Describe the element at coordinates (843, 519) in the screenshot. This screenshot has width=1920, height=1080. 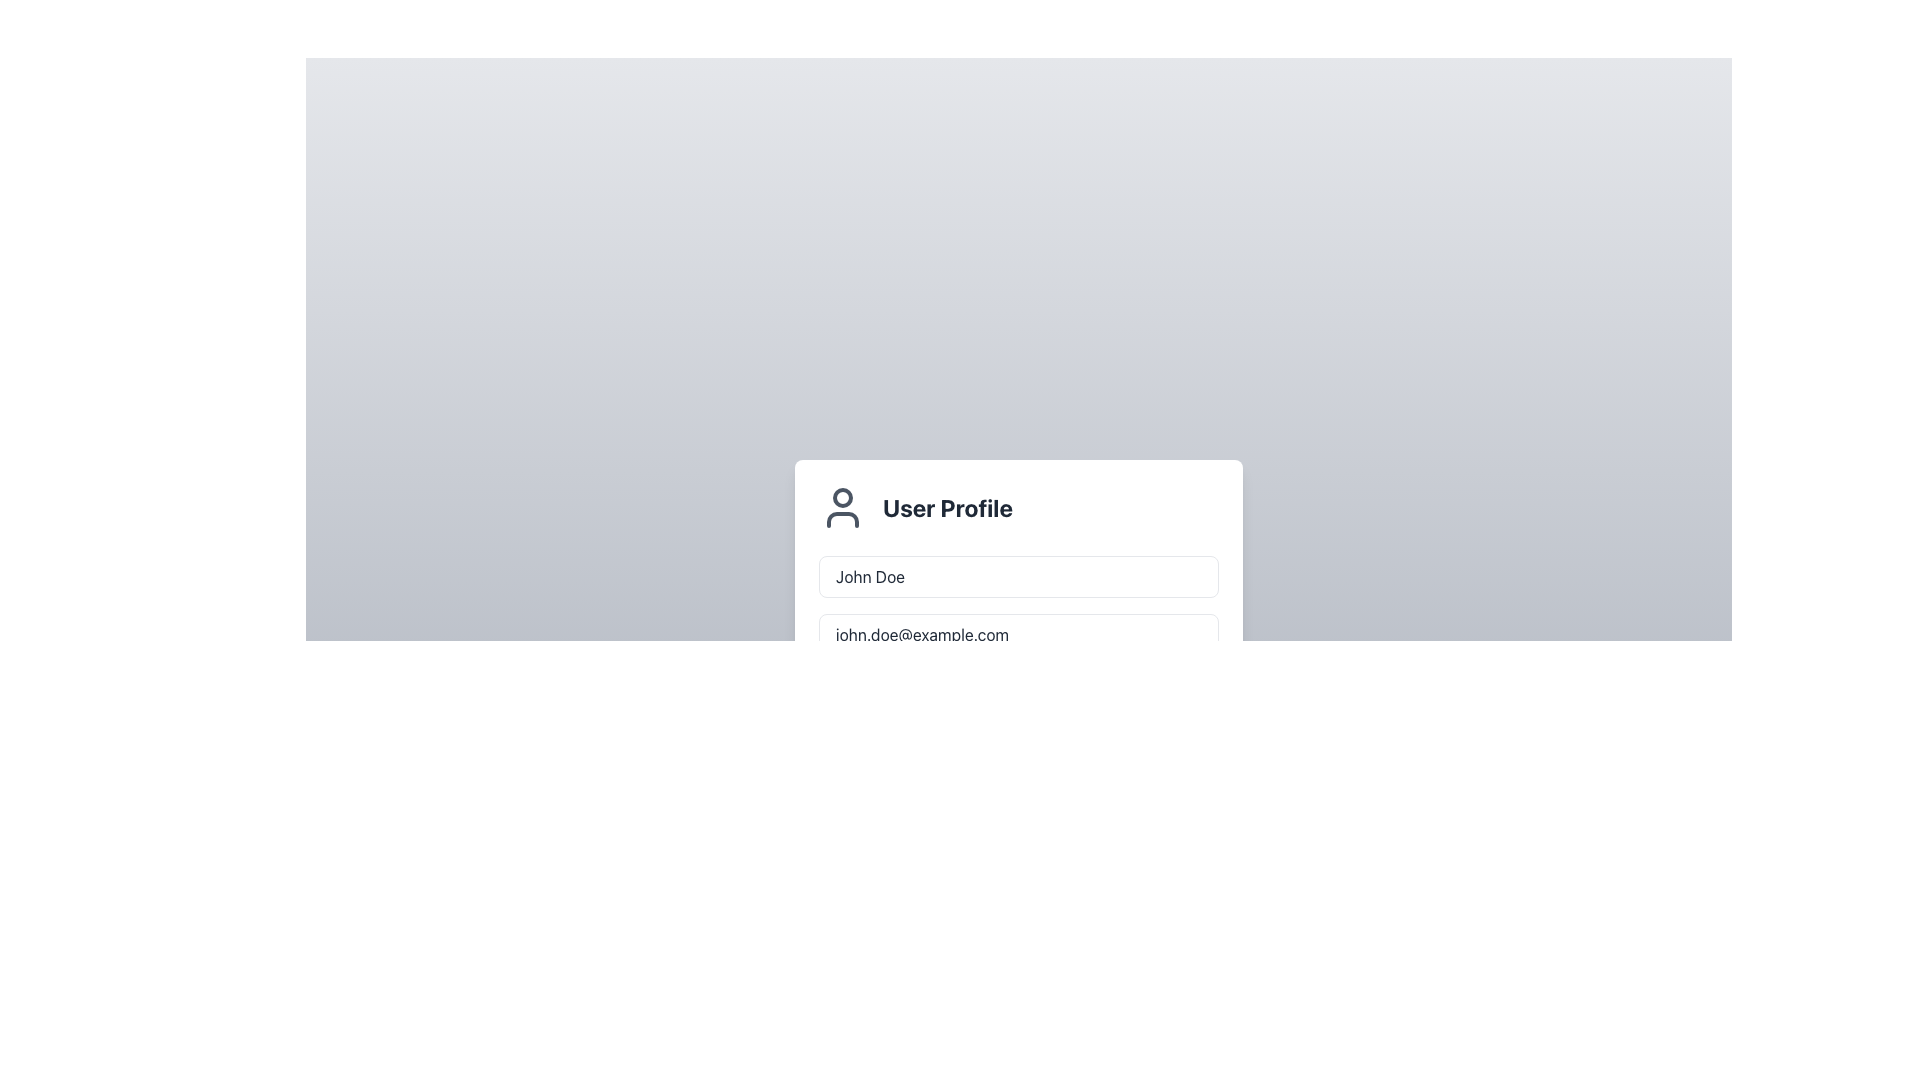
I see `the lower part of the stylized human outline in the user profile icon, which is located directly under the circular head` at that location.